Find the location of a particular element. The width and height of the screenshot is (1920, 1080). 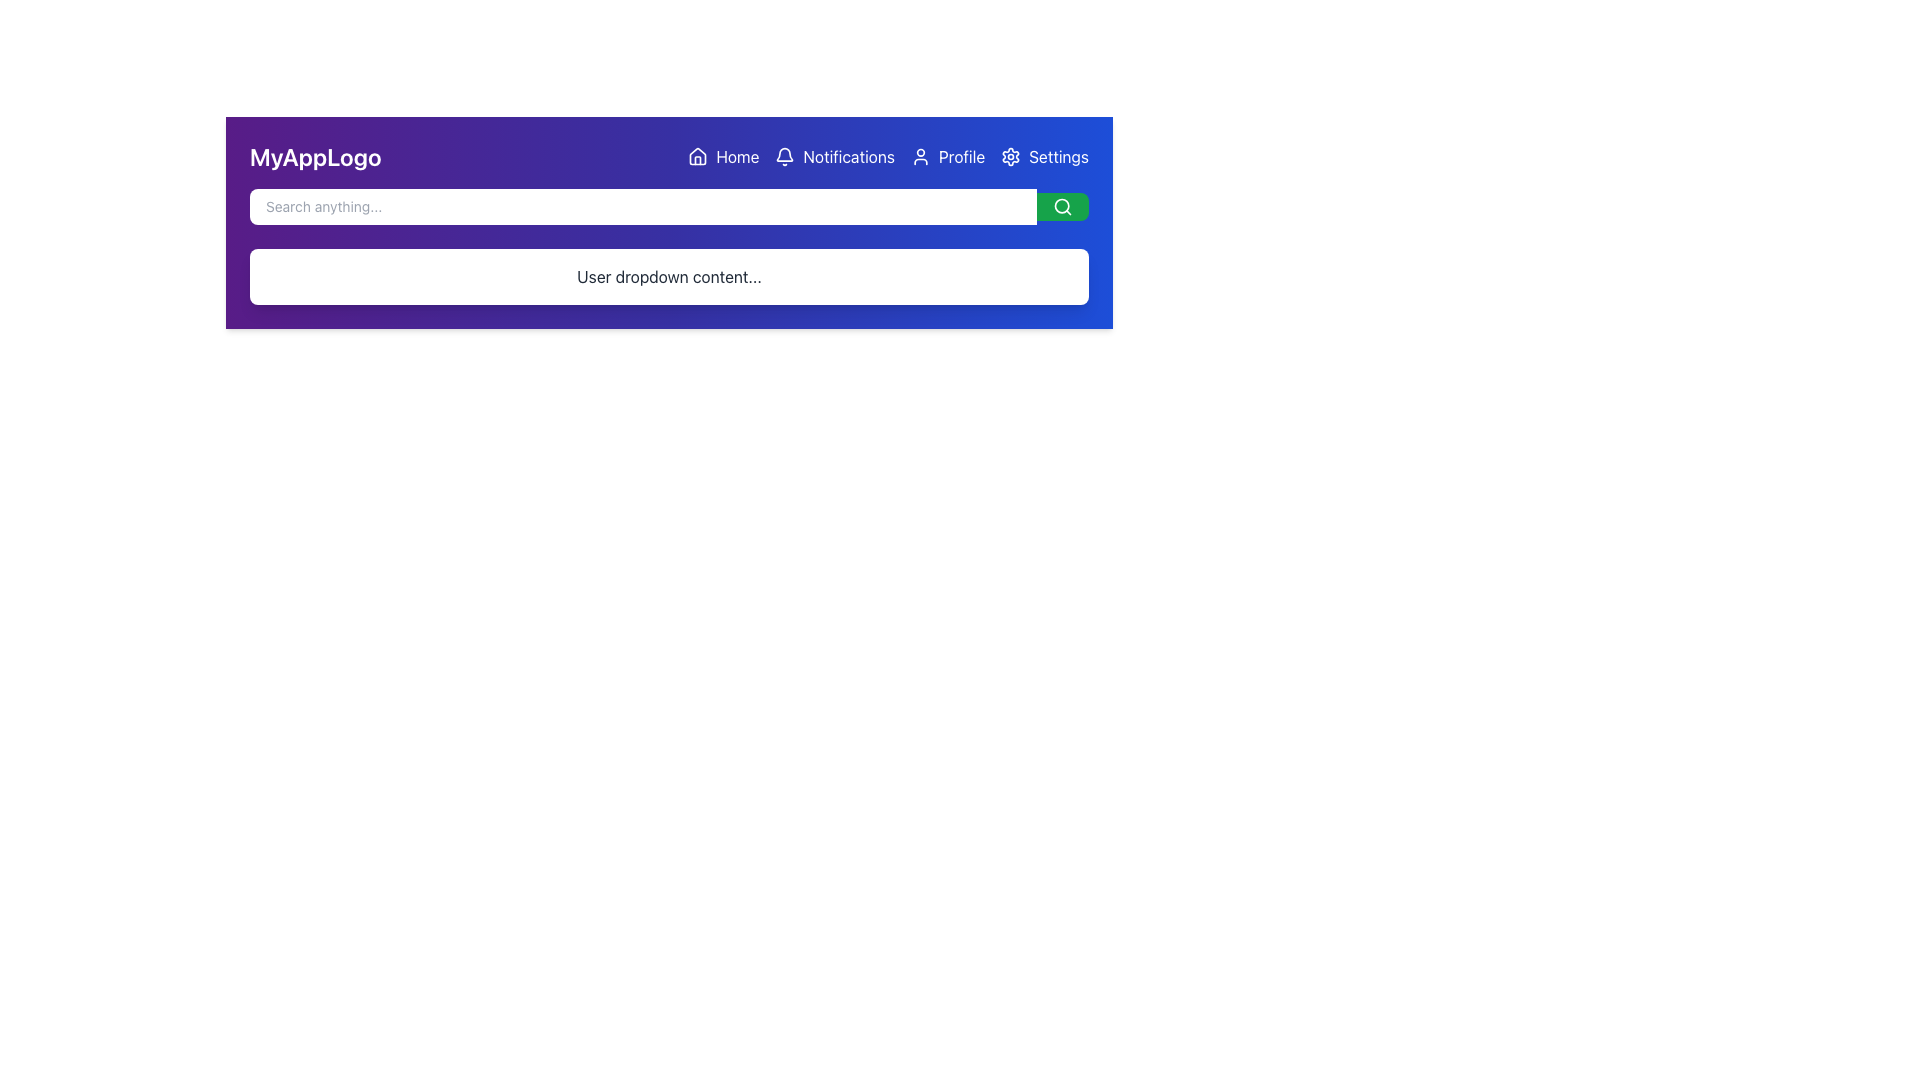

the search icon located at the far right of the green button to initiate a search based on the input provided in the adjacent search bar is located at coordinates (1061, 207).